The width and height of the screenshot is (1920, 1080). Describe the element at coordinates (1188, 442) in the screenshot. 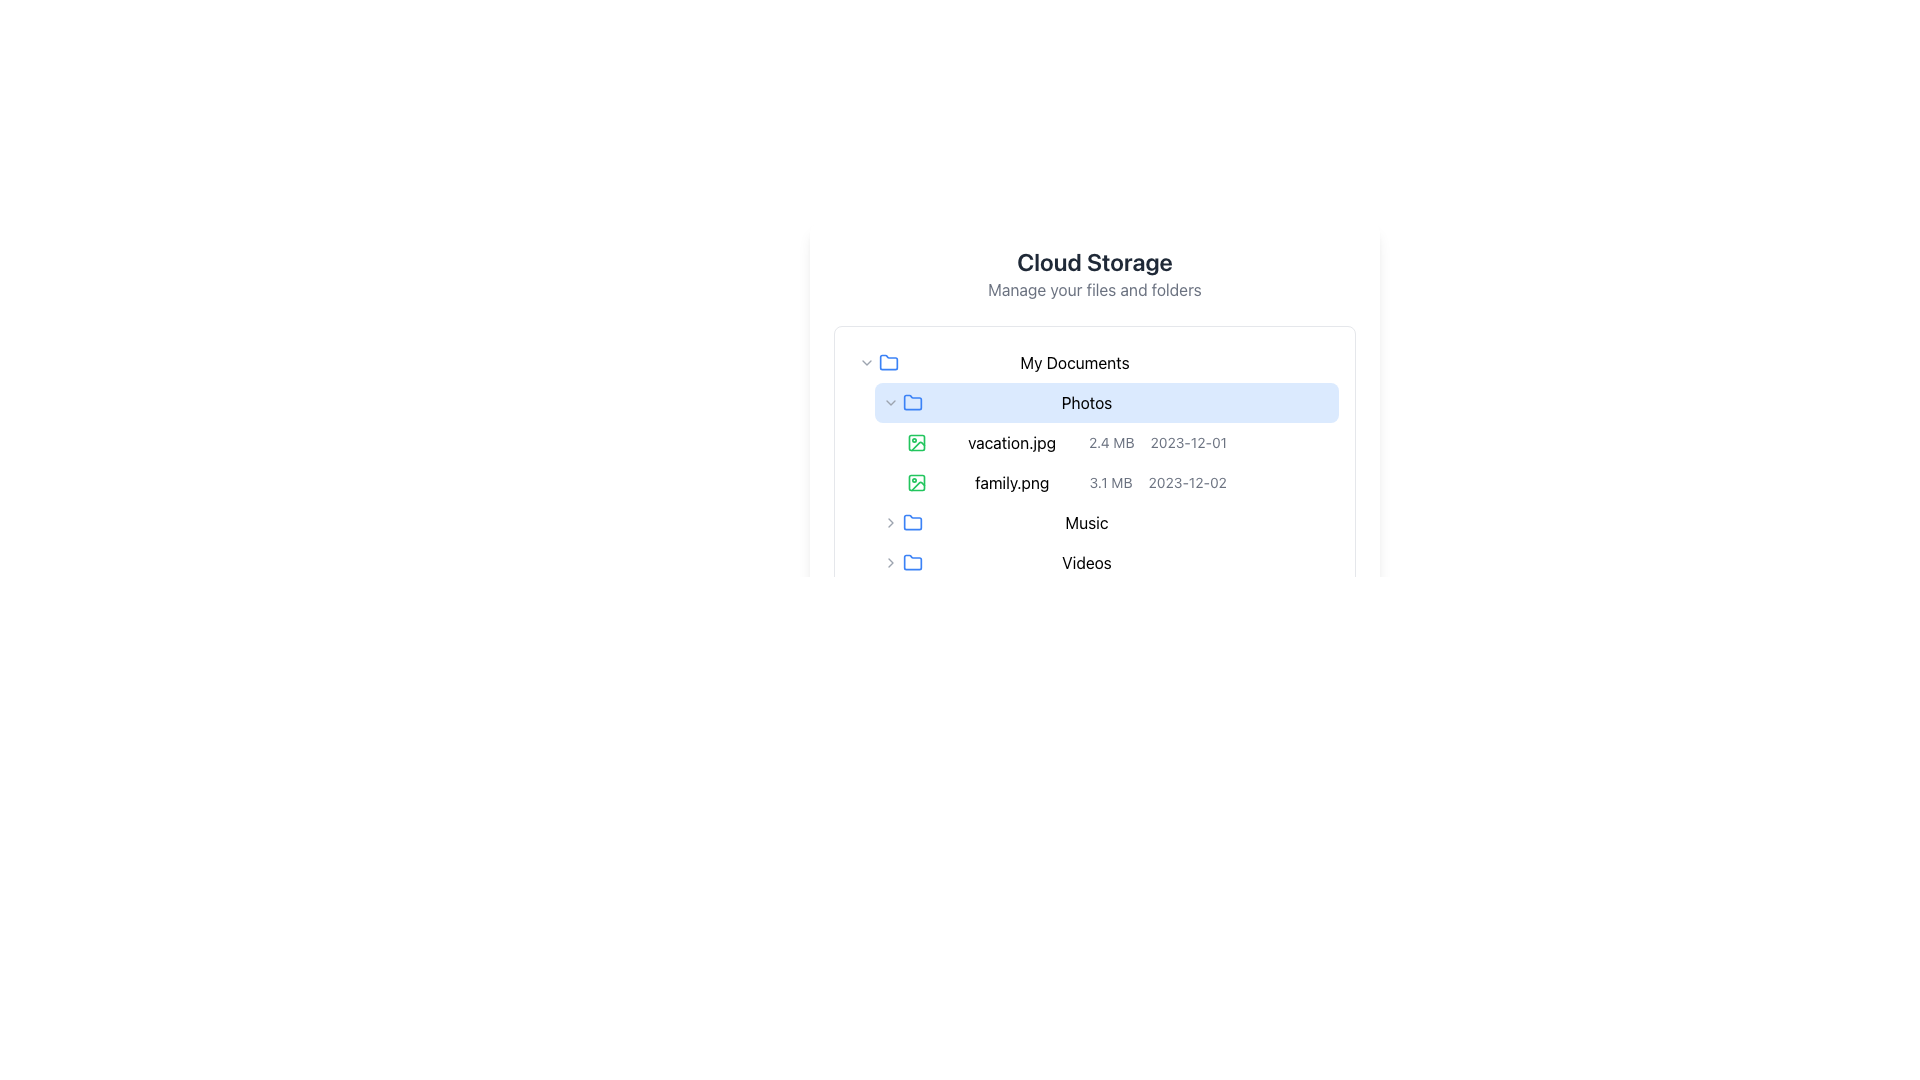

I see `the static text that indicates the last modified or created date for the file 'vacation.jpg' located in the 'Photos' folder, adjacent to the file size '2.4 MB'` at that location.